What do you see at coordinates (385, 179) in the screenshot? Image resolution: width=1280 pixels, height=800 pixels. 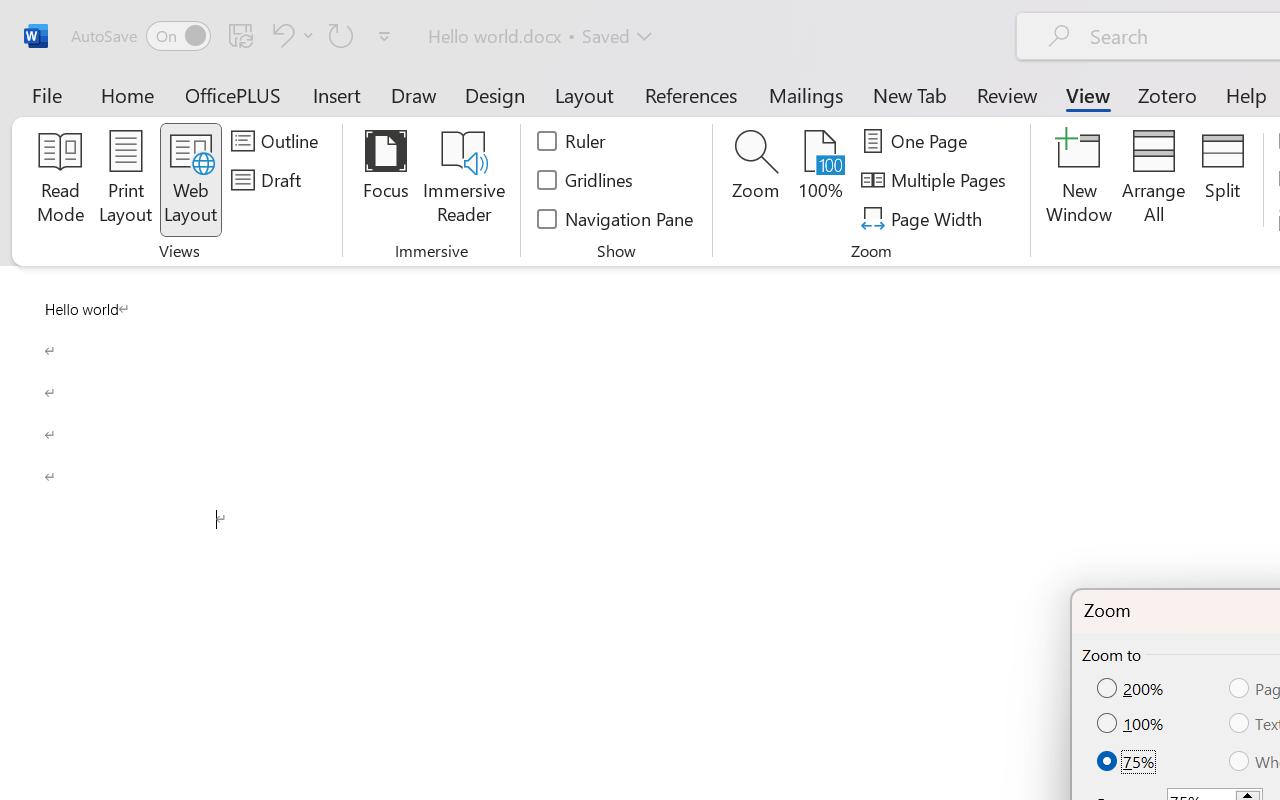 I see `'Focus'` at bounding box center [385, 179].